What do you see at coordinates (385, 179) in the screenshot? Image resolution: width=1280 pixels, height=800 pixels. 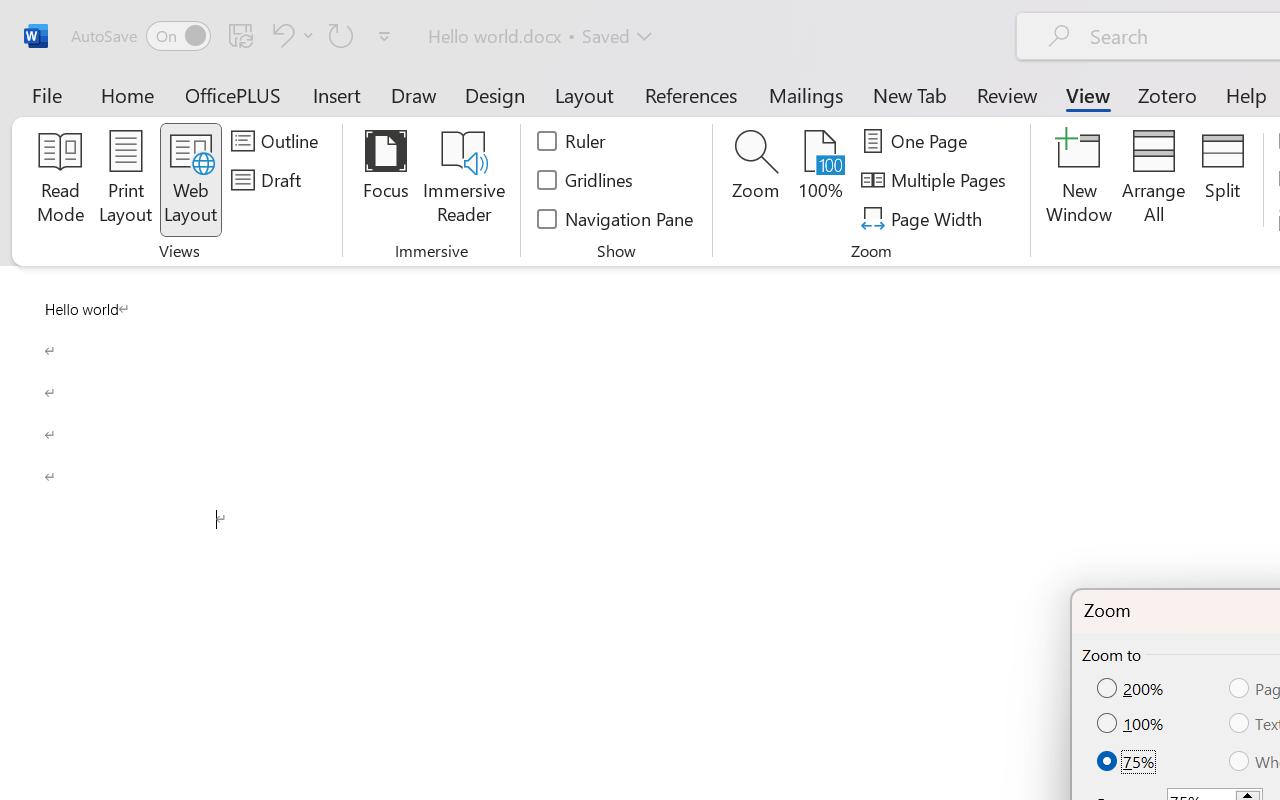 I see `'Focus'` at bounding box center [385, 179].